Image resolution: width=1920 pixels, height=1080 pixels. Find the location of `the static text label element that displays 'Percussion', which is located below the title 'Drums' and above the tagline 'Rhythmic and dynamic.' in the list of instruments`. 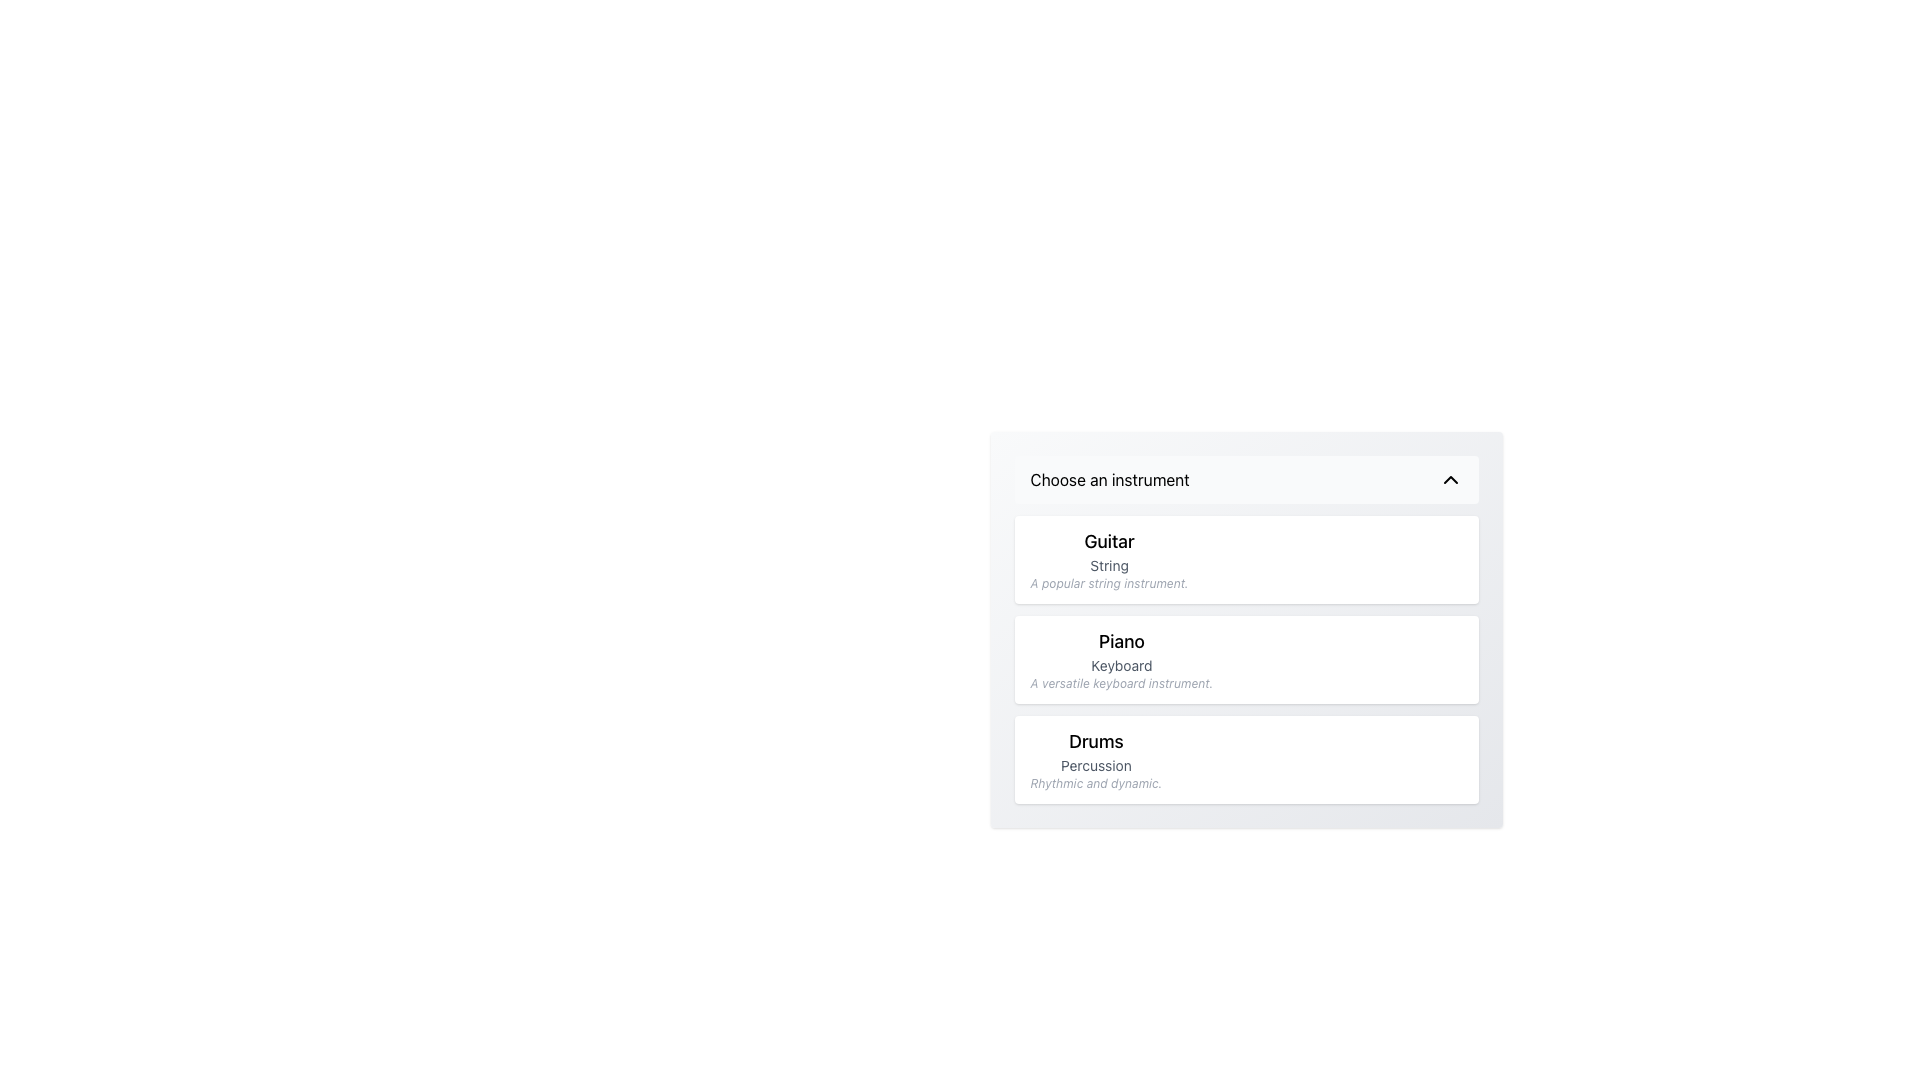

the static text label element that displays 'Percussion', which is located below the title 'Drums' and above the tagline 'Rhythmic and dynamic.' in the list of instruments is located at coordinates (1095, 765).